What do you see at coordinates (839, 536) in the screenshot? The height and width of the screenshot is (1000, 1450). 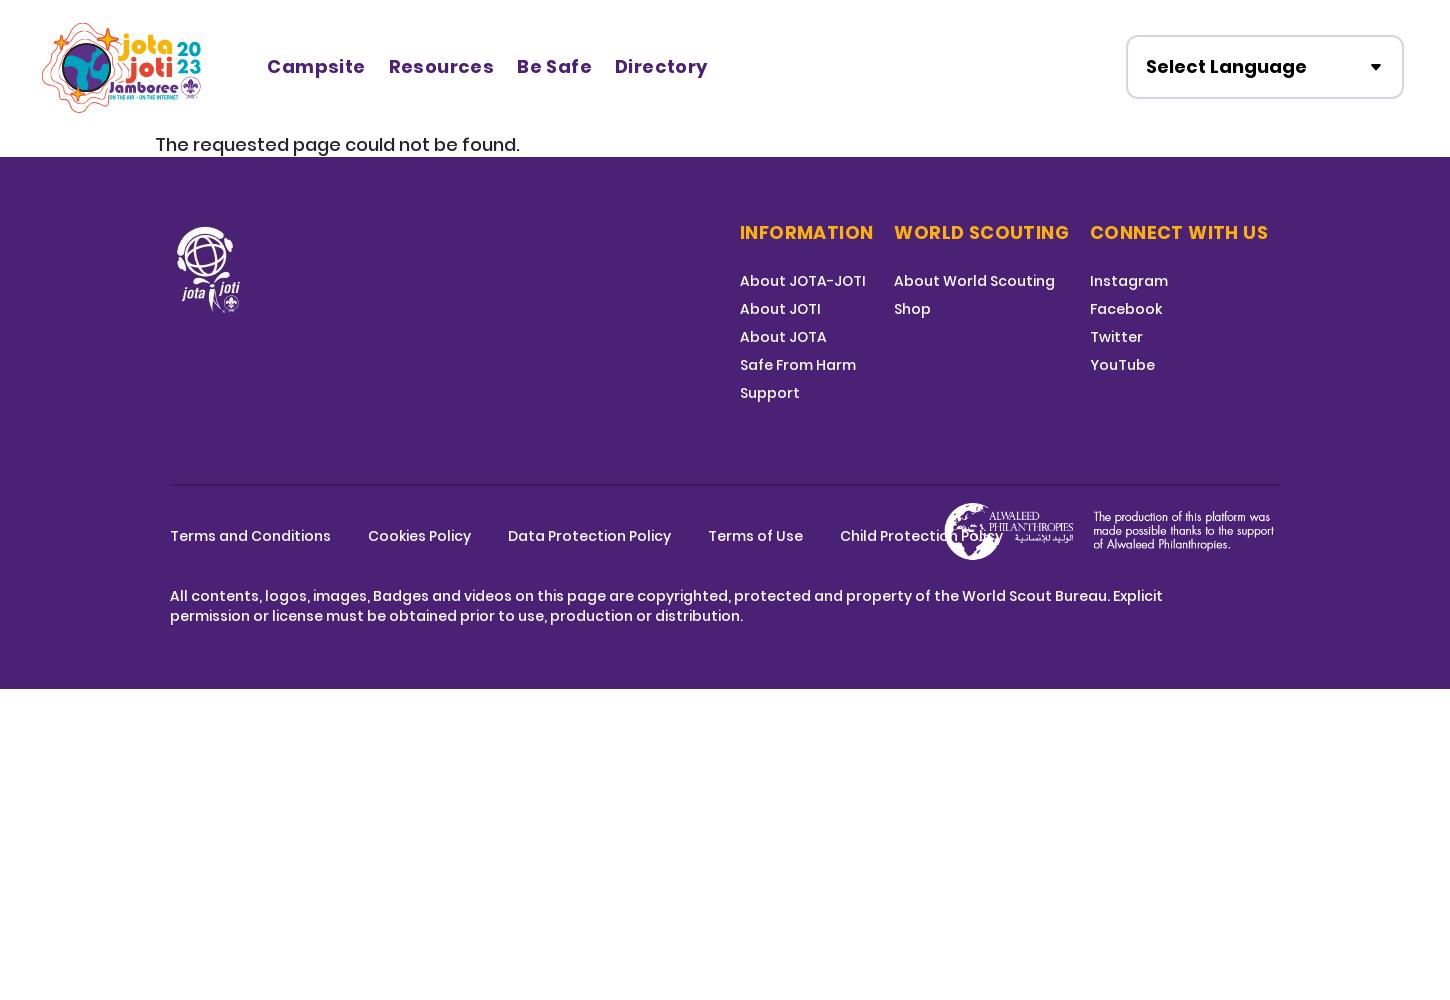 I see `'Child Protection Policy'` at bounding box center [839, 536].